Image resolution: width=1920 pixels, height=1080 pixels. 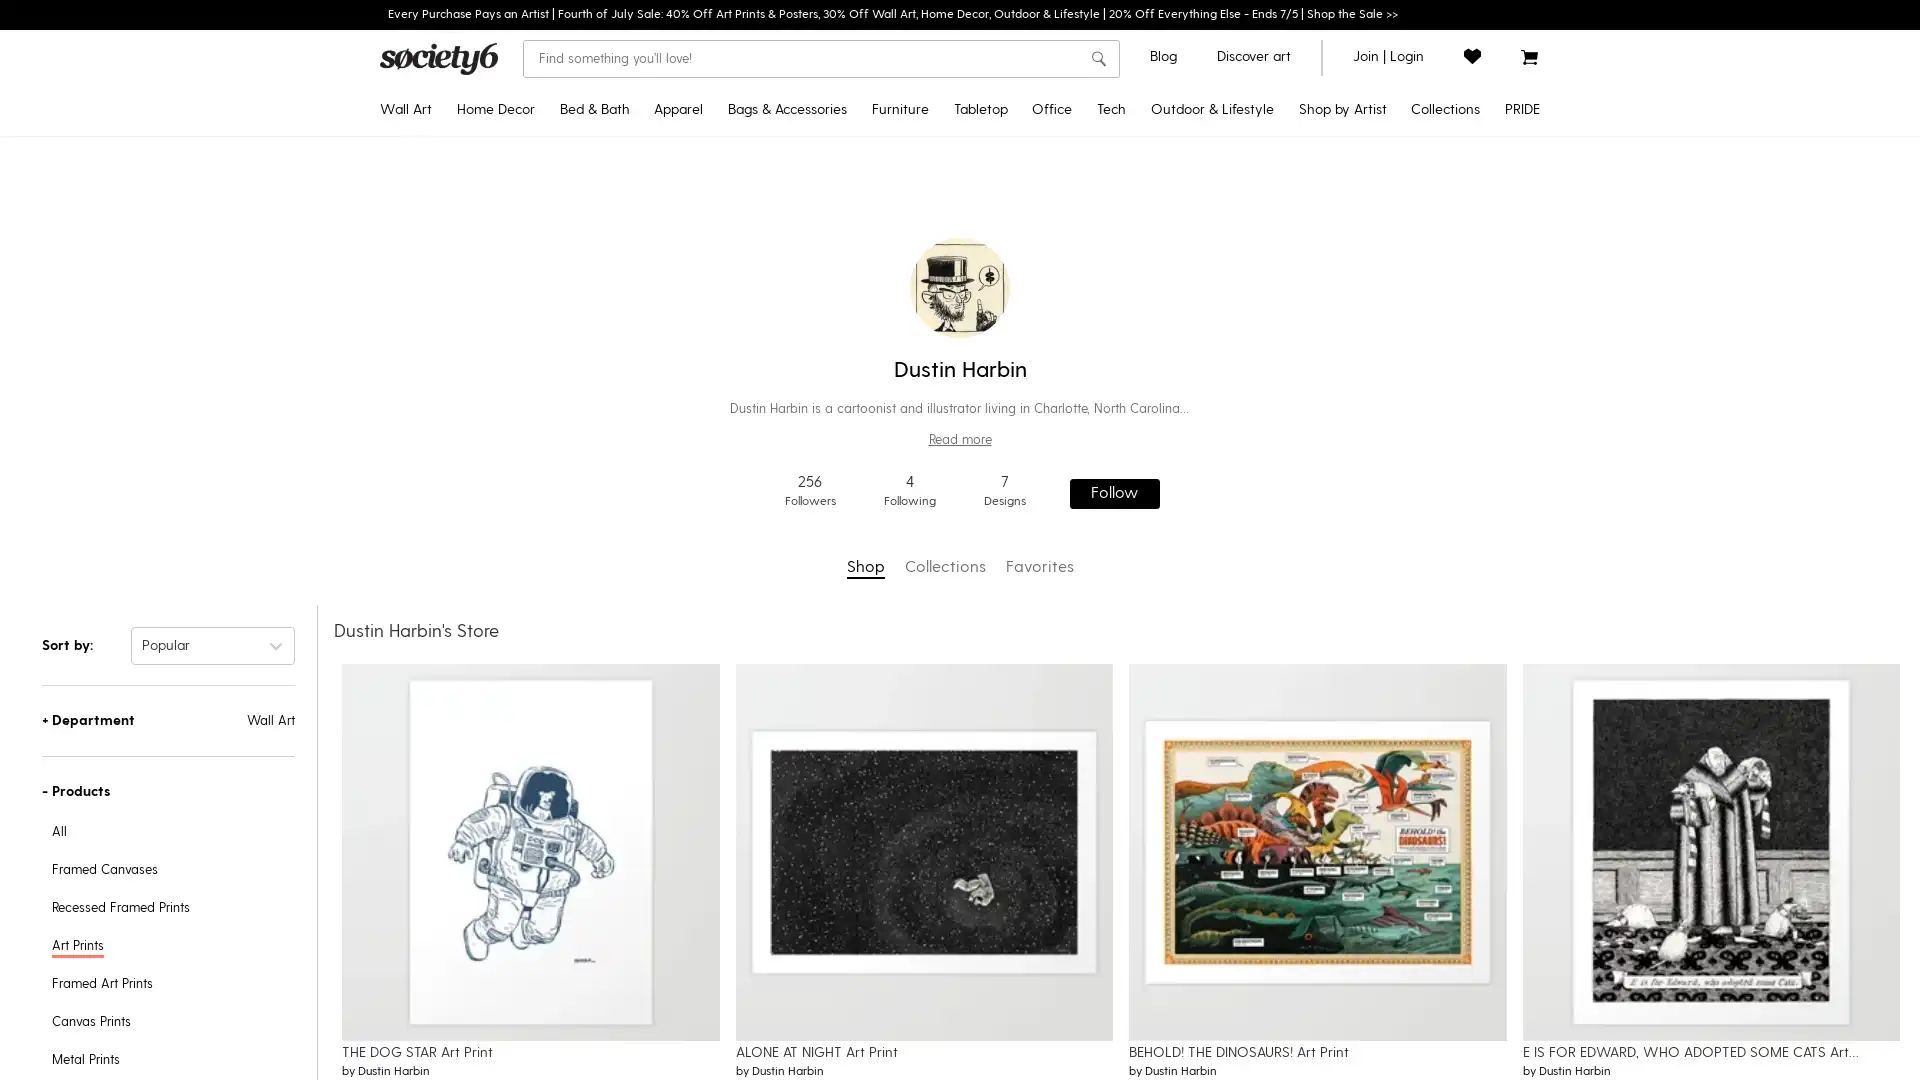 I want to click on Wine Chillers, so click(x=1017, y=385).